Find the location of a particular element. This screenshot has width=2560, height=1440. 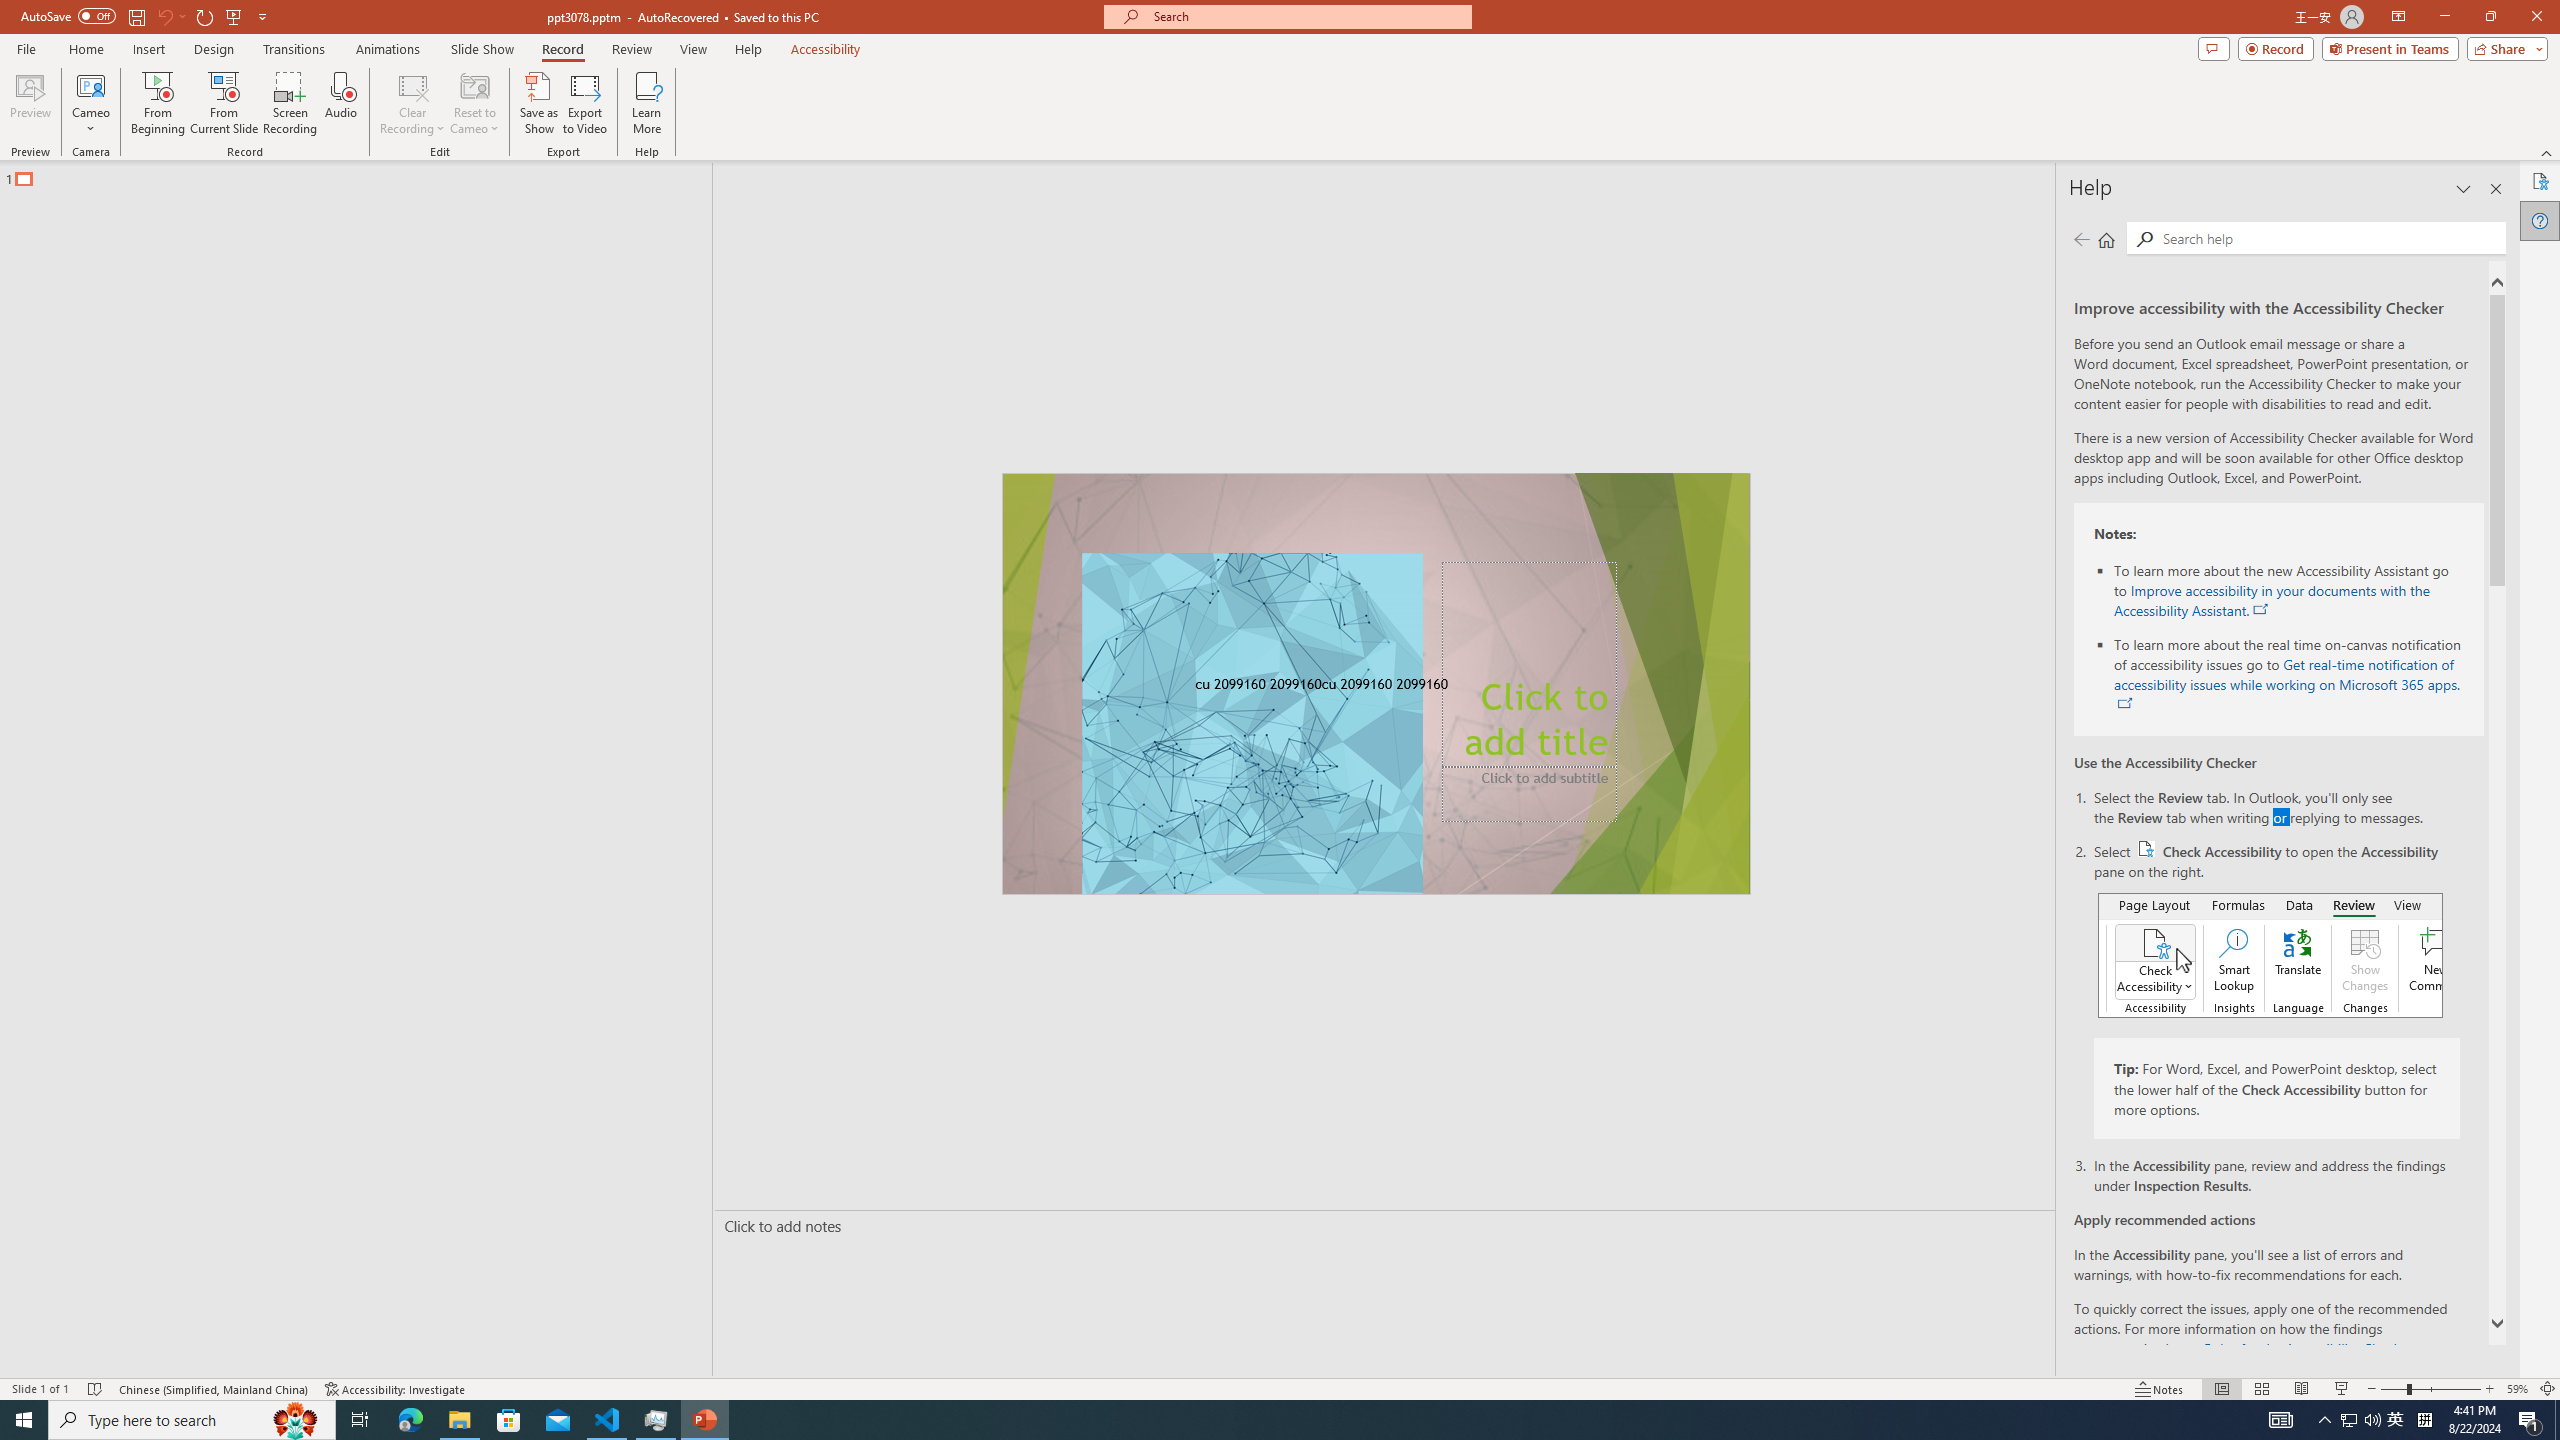

'Clear Recording' is located at coordinates (412, 103).